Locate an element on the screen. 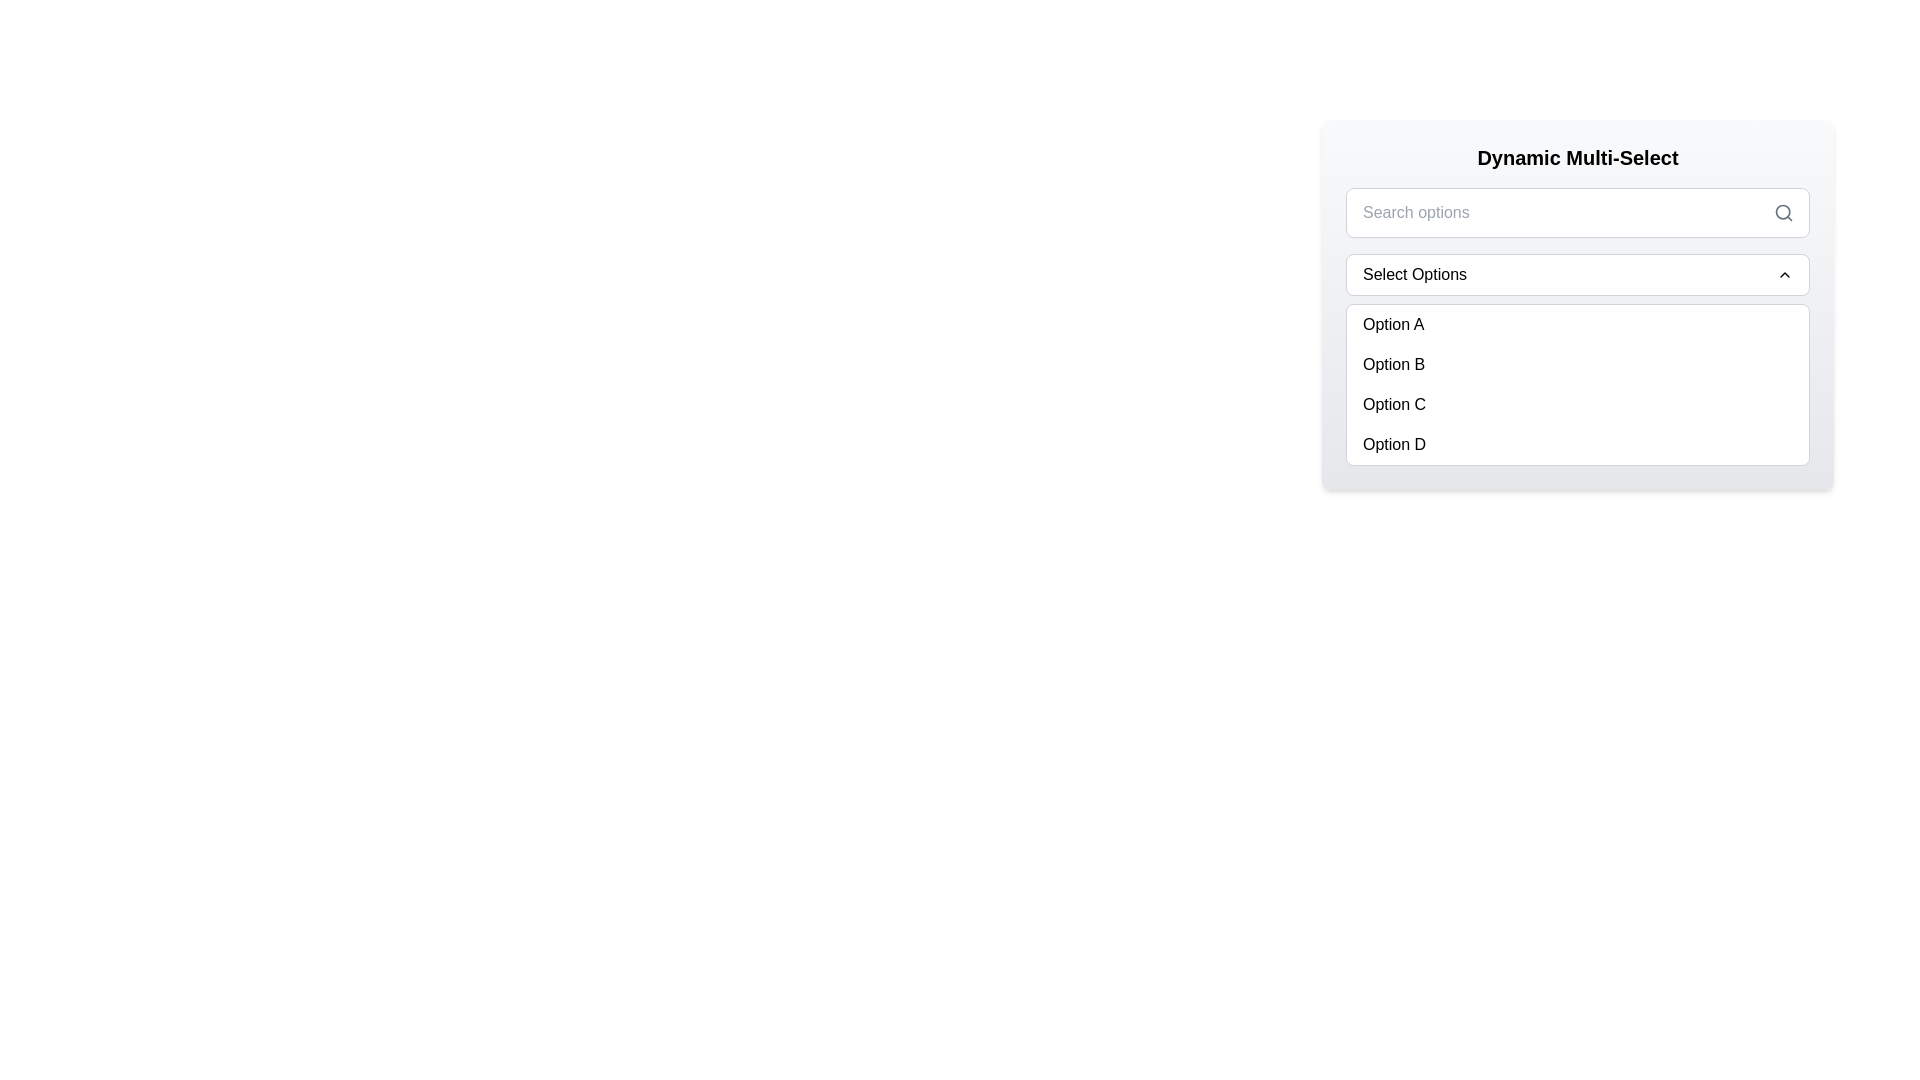 The image size is (1920, 1080). the chevron icon located in the right section of the 'Select Options' dropdown is located at coordinates (1785, 274).